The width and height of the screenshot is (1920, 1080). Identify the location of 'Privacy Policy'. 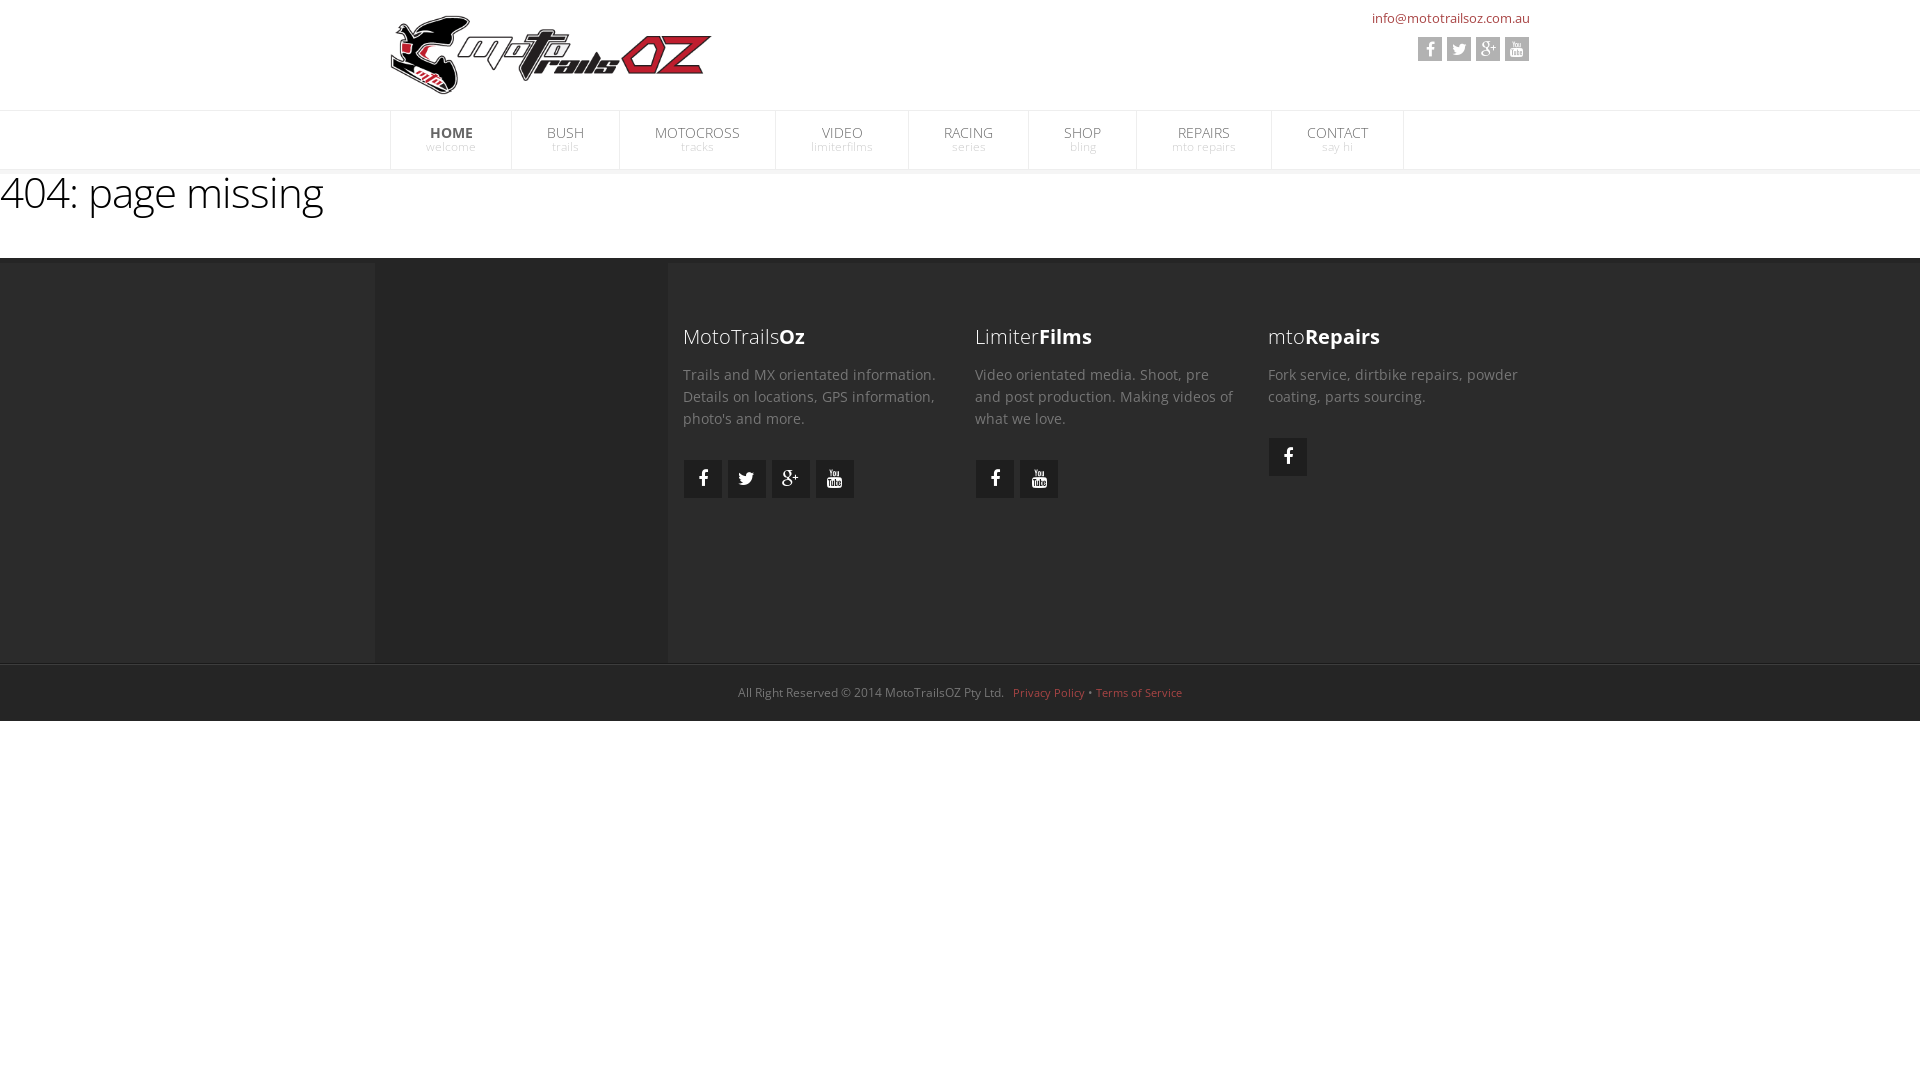
(1048, 691).